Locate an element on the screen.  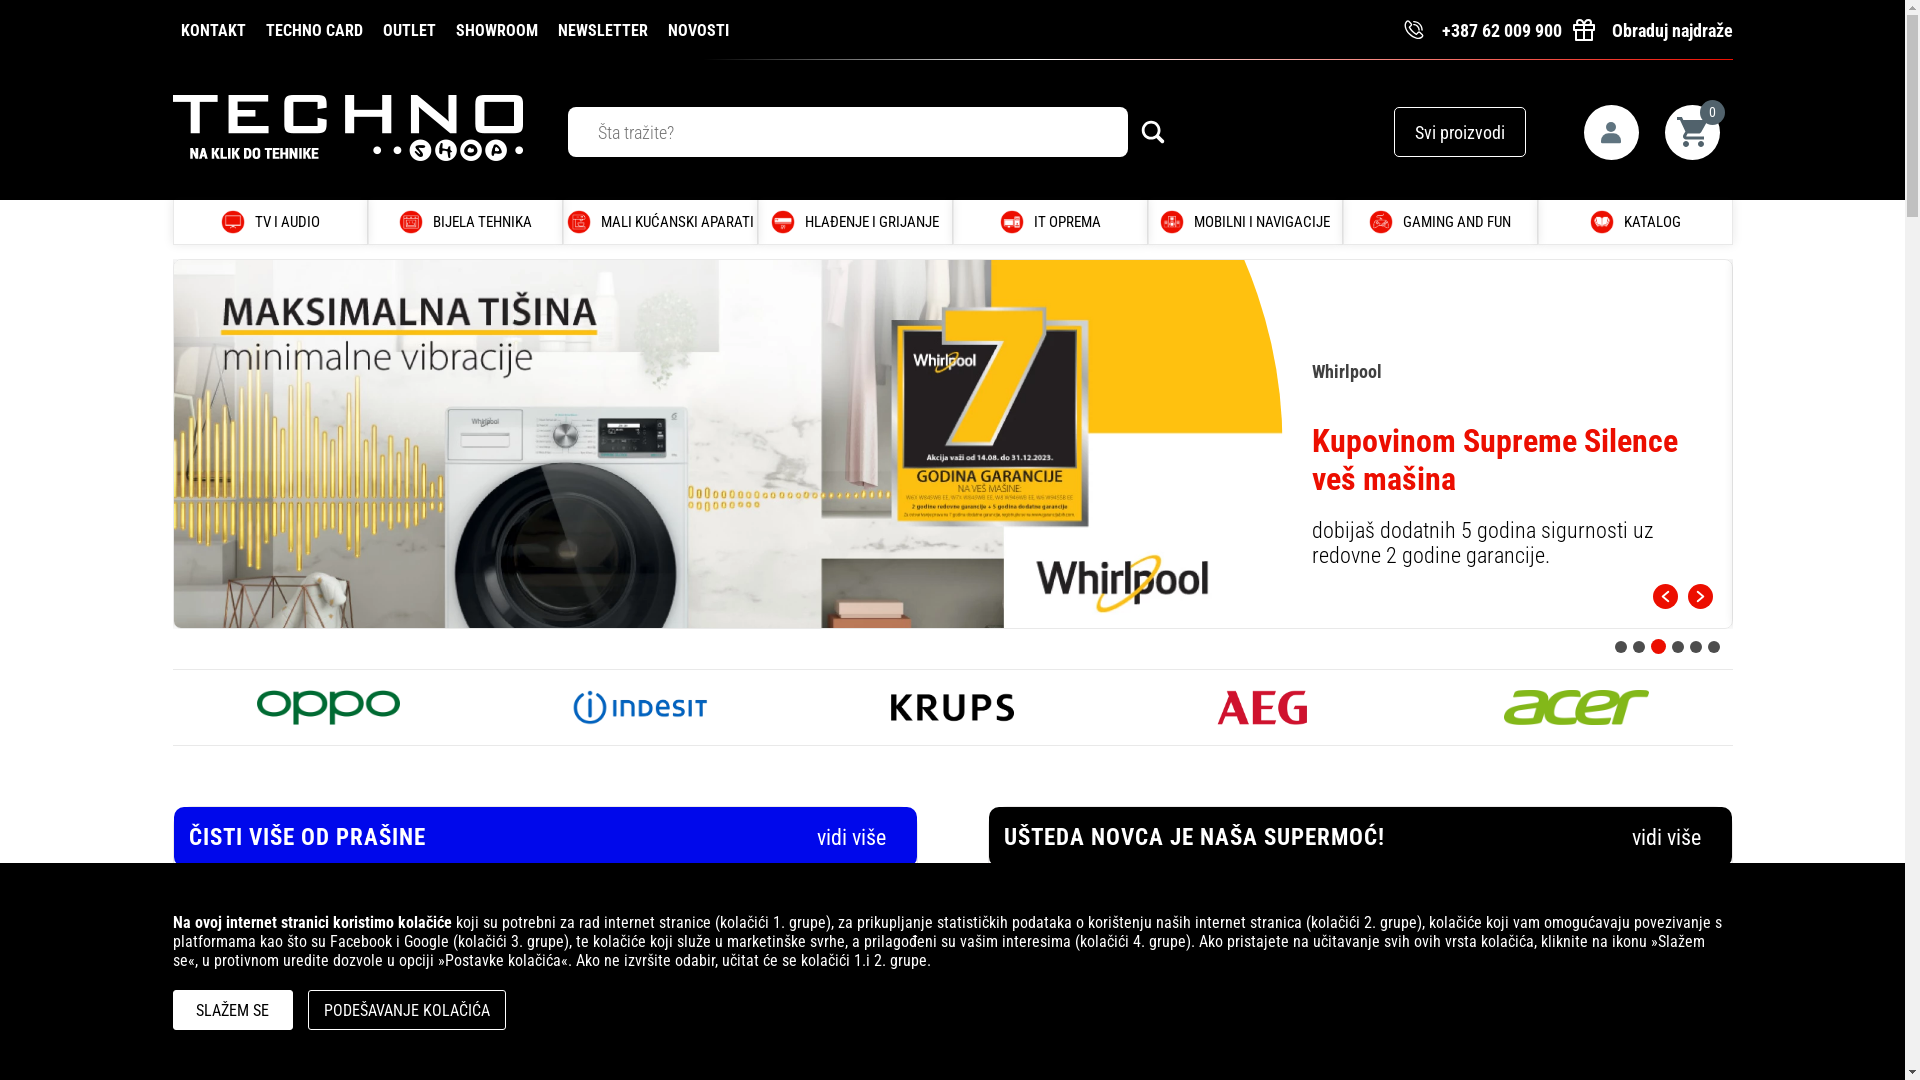
'6' is located at coordinates (1712, 645).